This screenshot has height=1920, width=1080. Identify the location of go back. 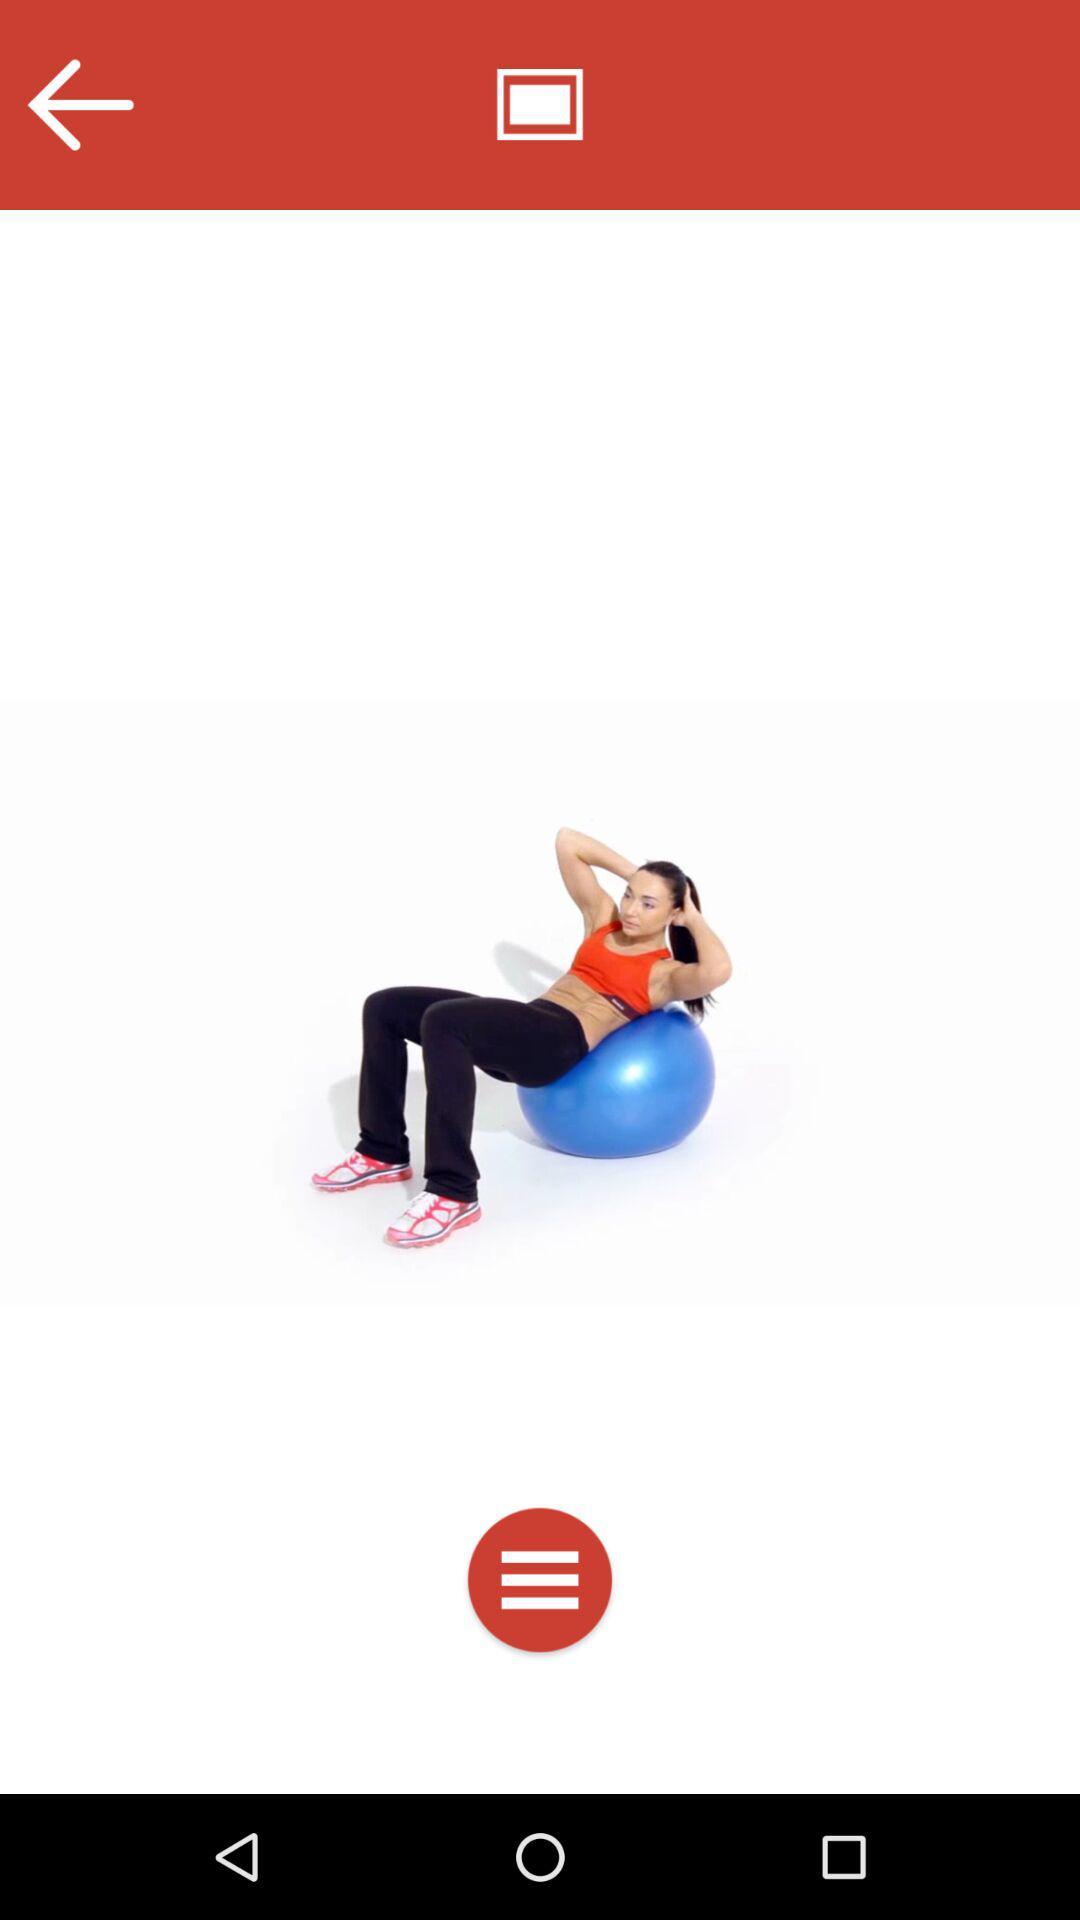
(78, 104).